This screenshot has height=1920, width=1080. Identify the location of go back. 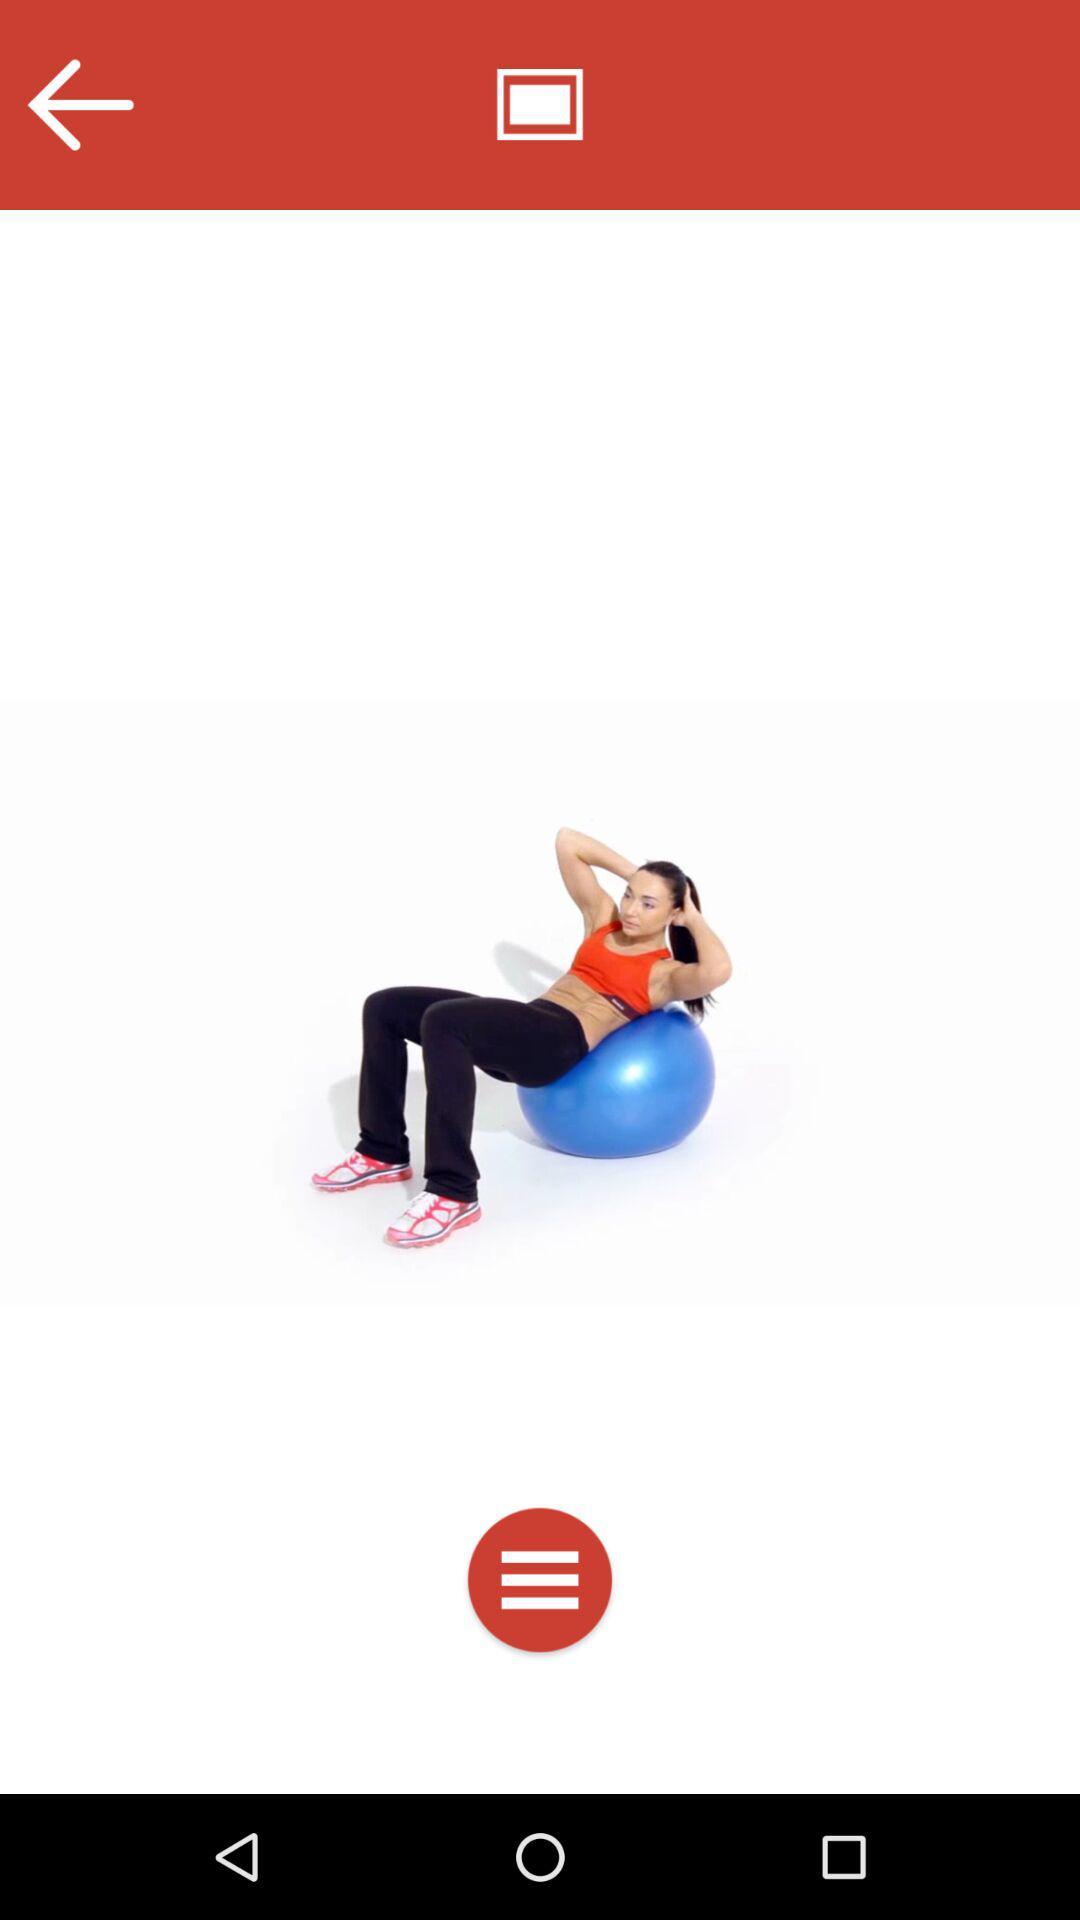
(78, 104).